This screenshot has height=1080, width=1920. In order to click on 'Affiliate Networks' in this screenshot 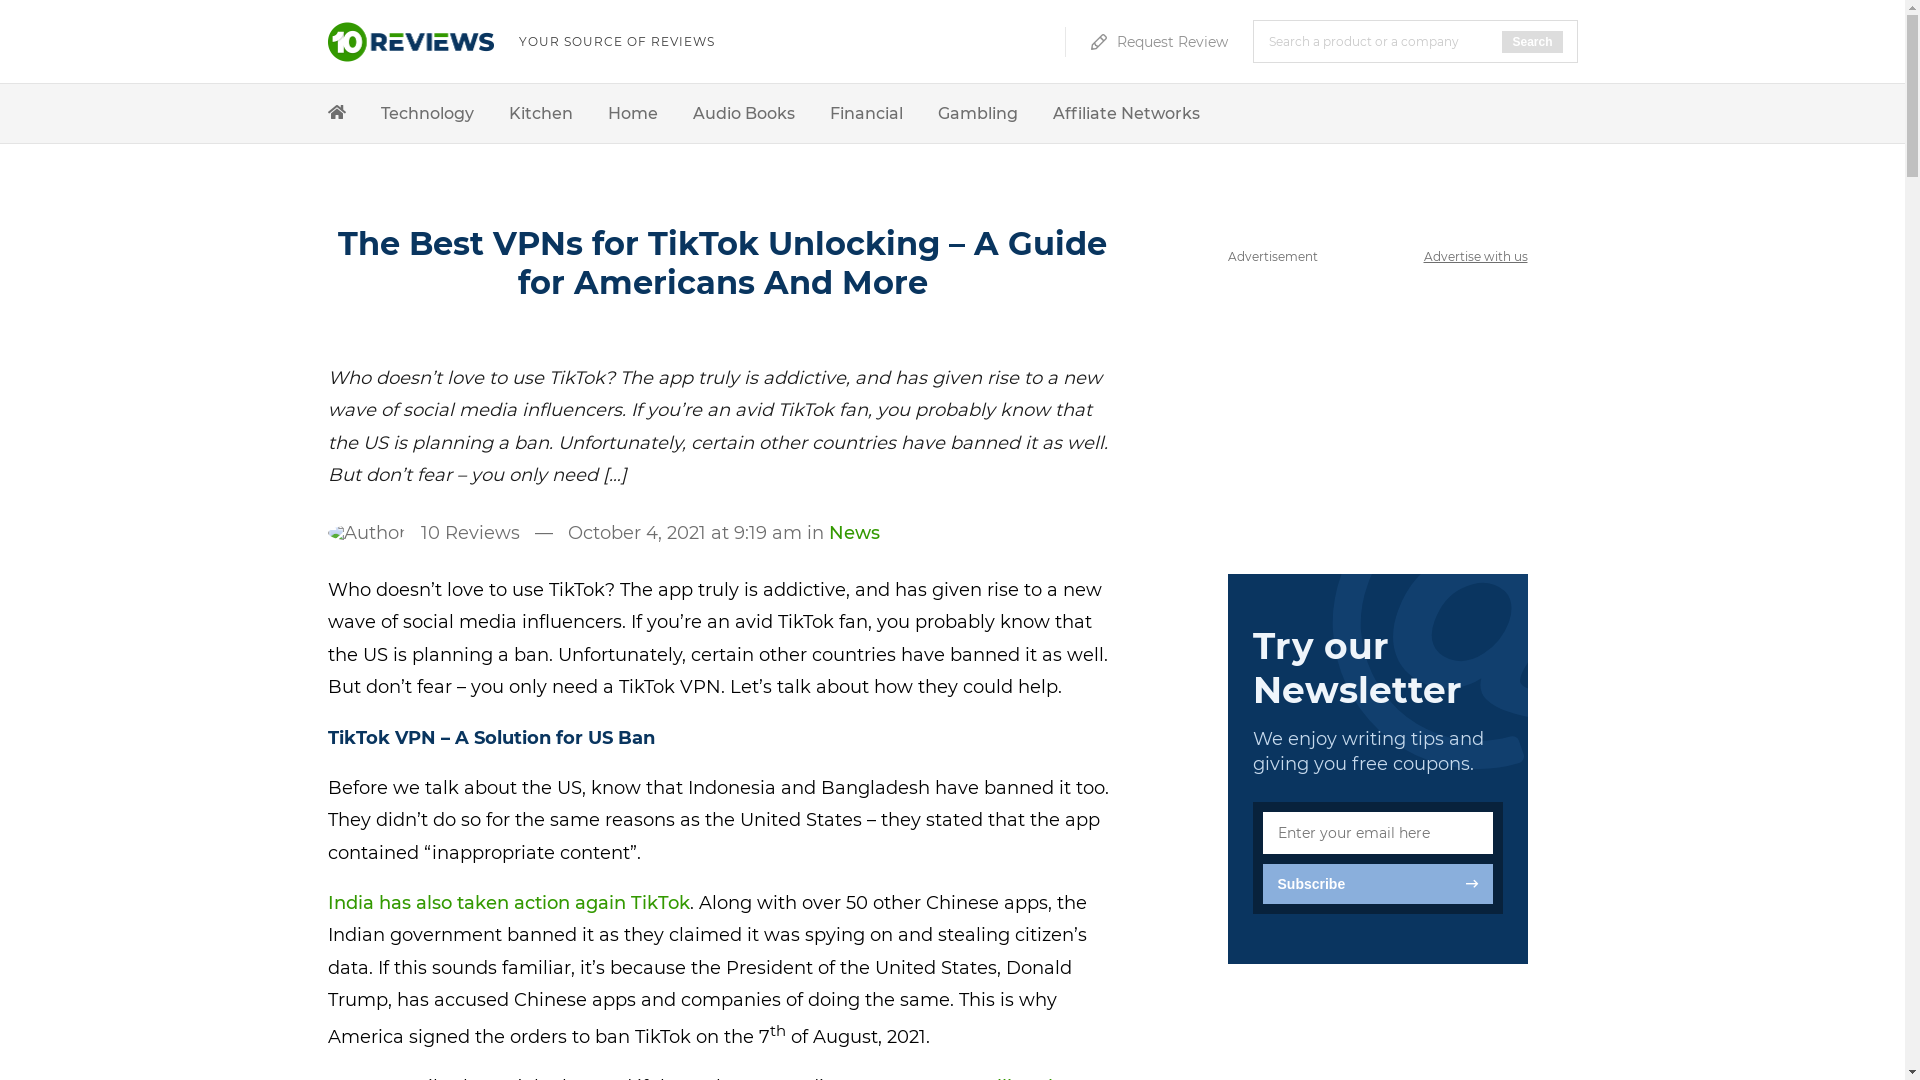, I will do `click(1125, 113)`.